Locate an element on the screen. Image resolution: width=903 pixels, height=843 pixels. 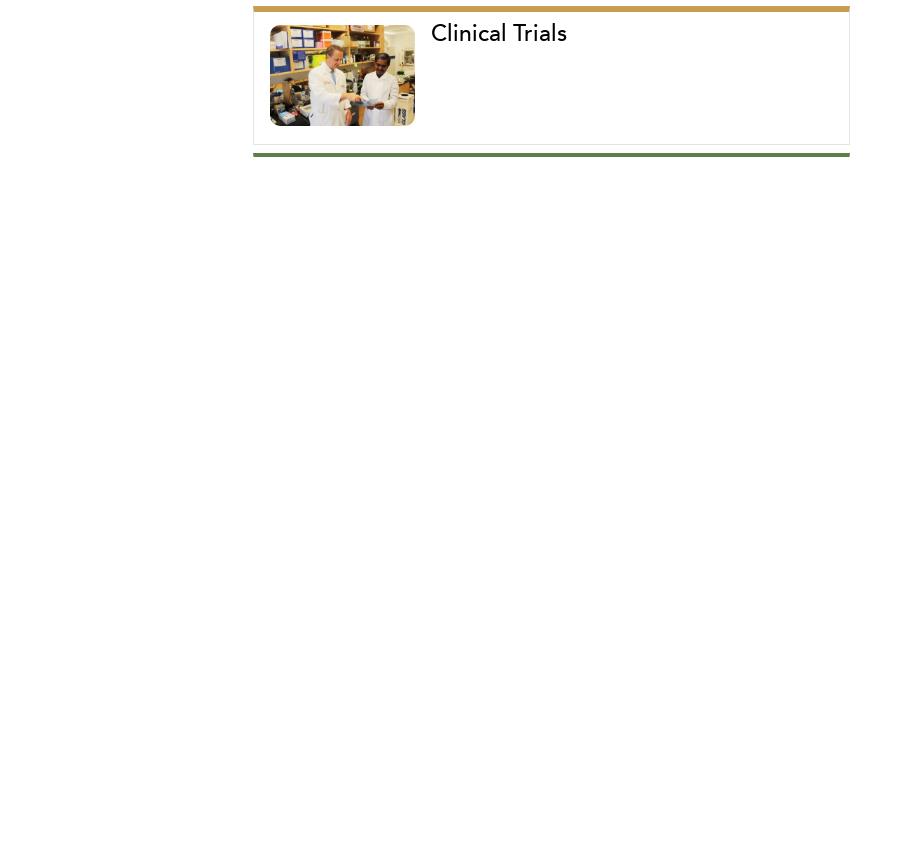
'Site Feedback' is located at coordinates (356, 329).